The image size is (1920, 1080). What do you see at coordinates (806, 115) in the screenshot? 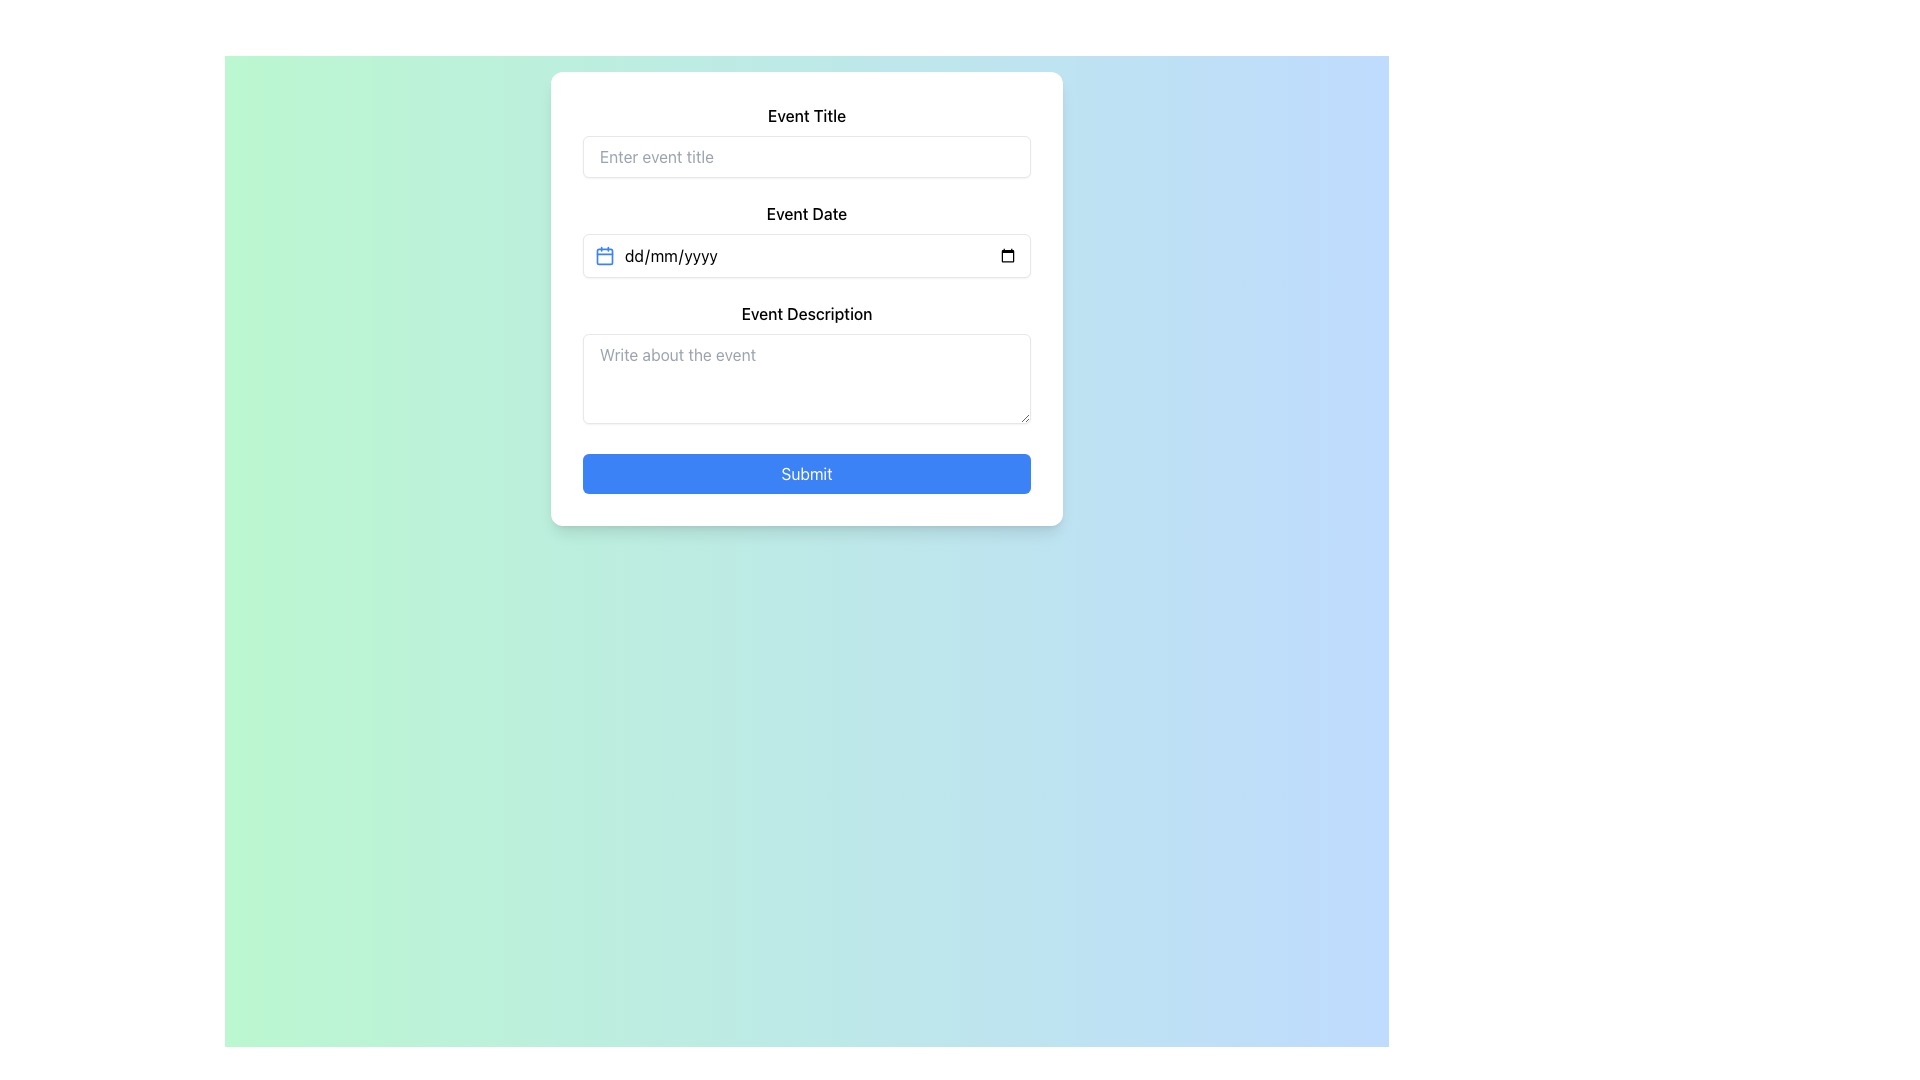
I see `the 'Event Title' text label, which is displayed in medium-sized black font at the top of the form interface, above the input field` at bounding box center [806, 115].